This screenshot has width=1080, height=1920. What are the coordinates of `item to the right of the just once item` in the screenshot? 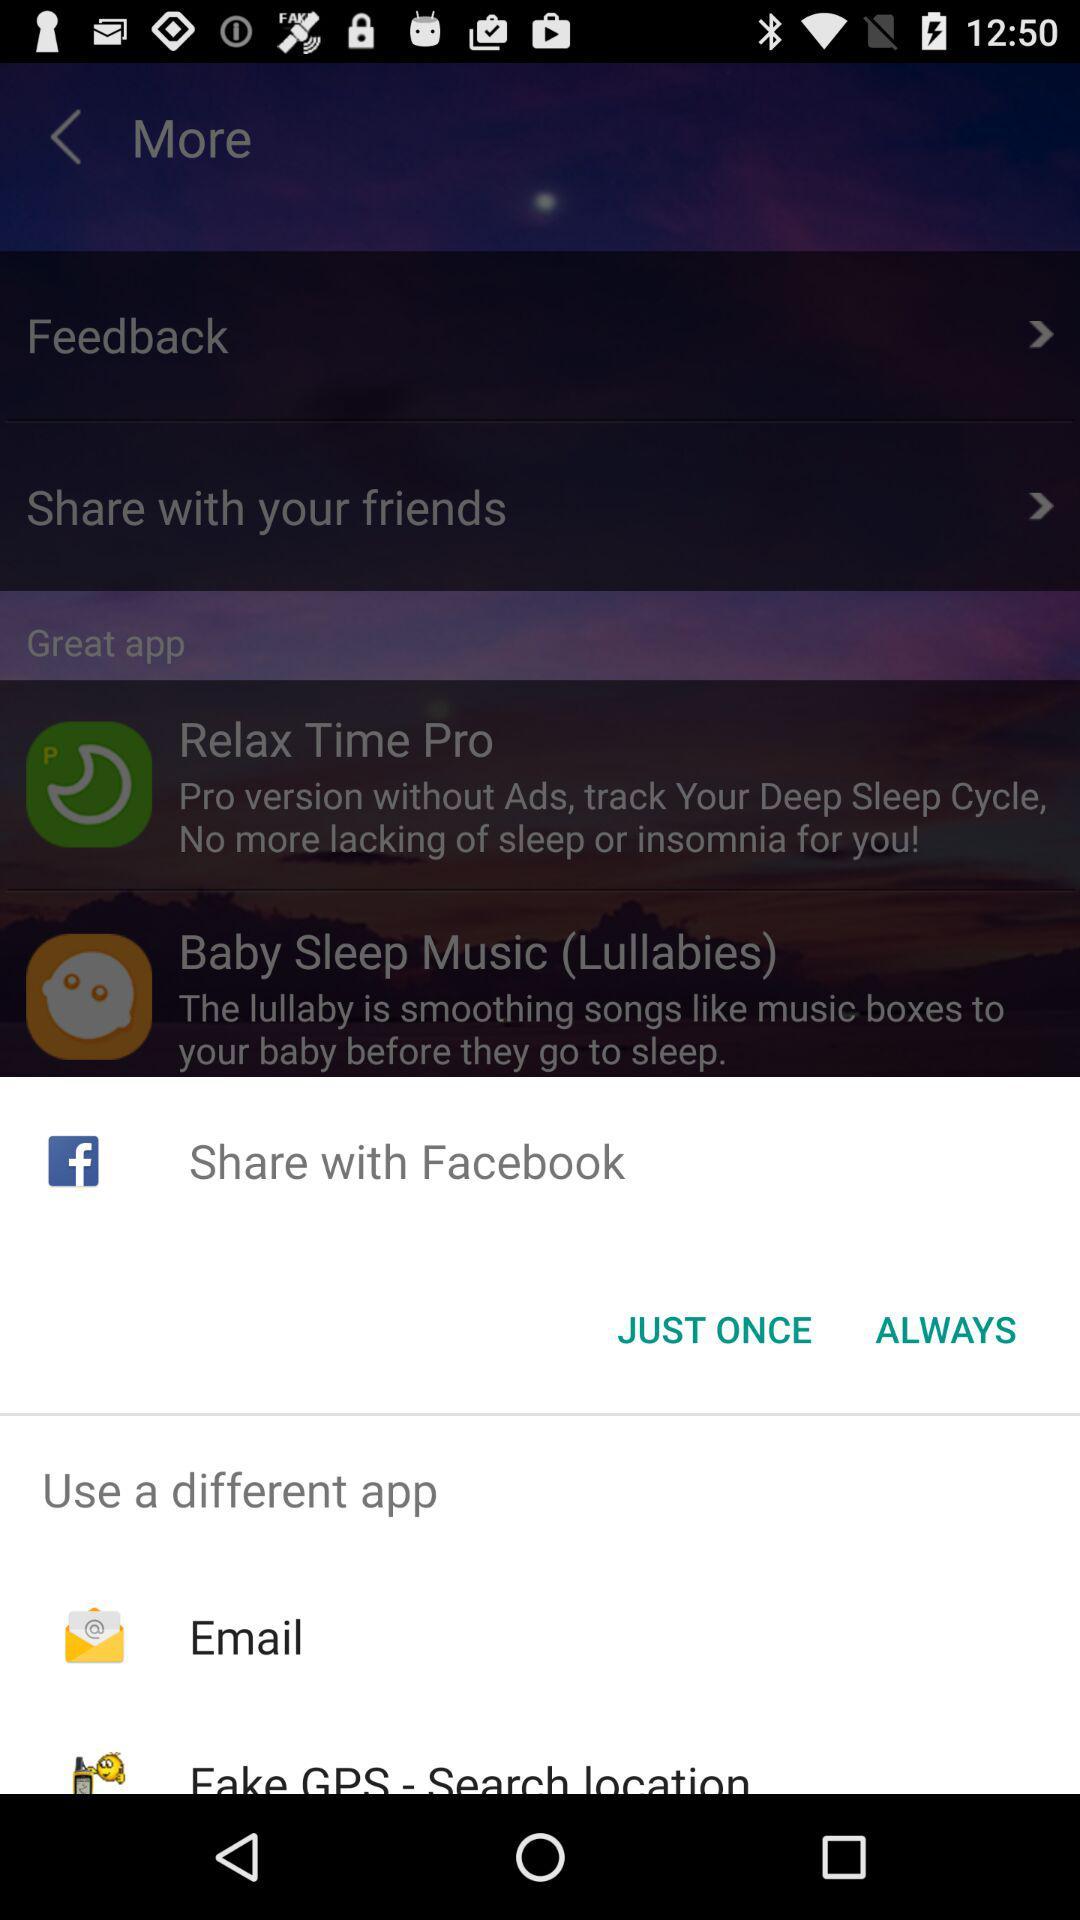 It's located at (945, 1329).